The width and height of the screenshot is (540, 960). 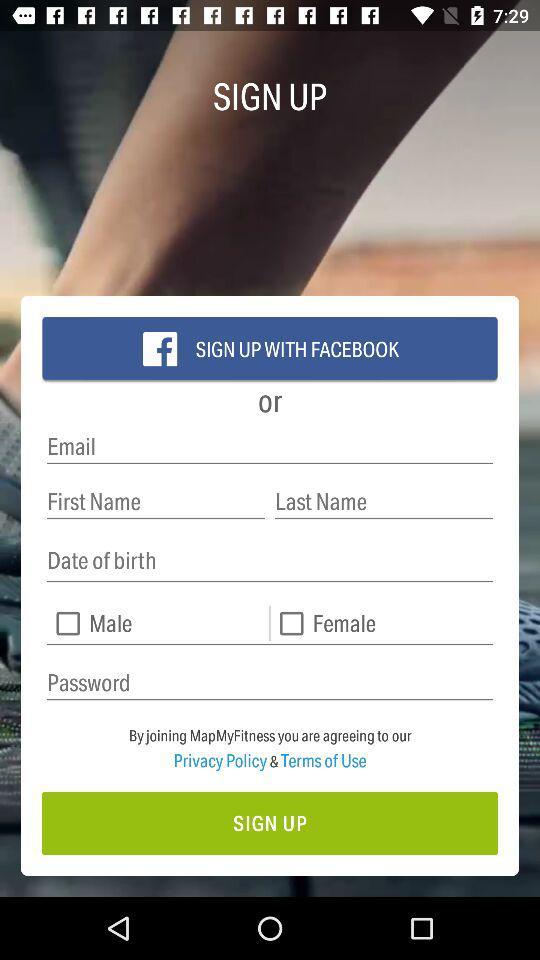 What do you see at coordinates (155, 500) in the screenshot?
I see `your first name` at bounding box center [155, 500].